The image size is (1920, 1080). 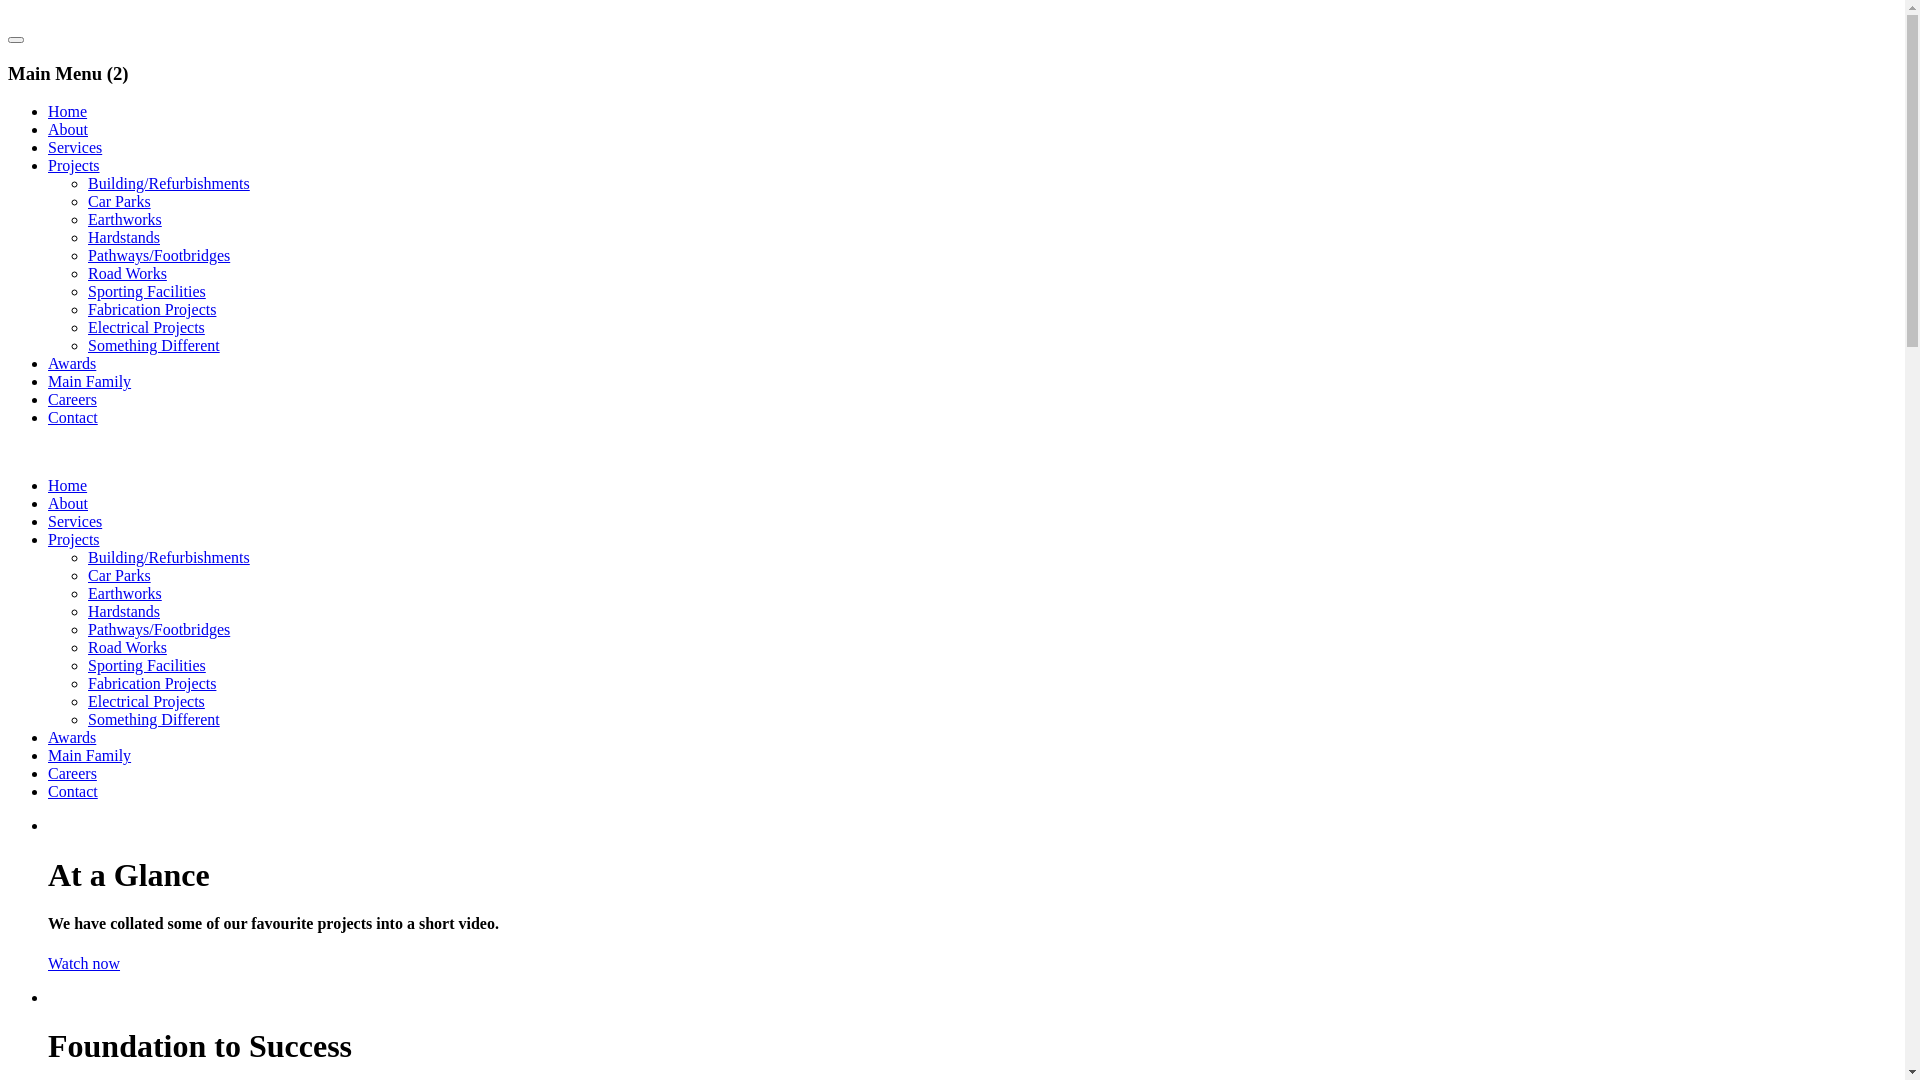 What do you see at coordinates (126, 273) in the screenshot?
I see `'Road Works'` at bounding box center [126, 273].